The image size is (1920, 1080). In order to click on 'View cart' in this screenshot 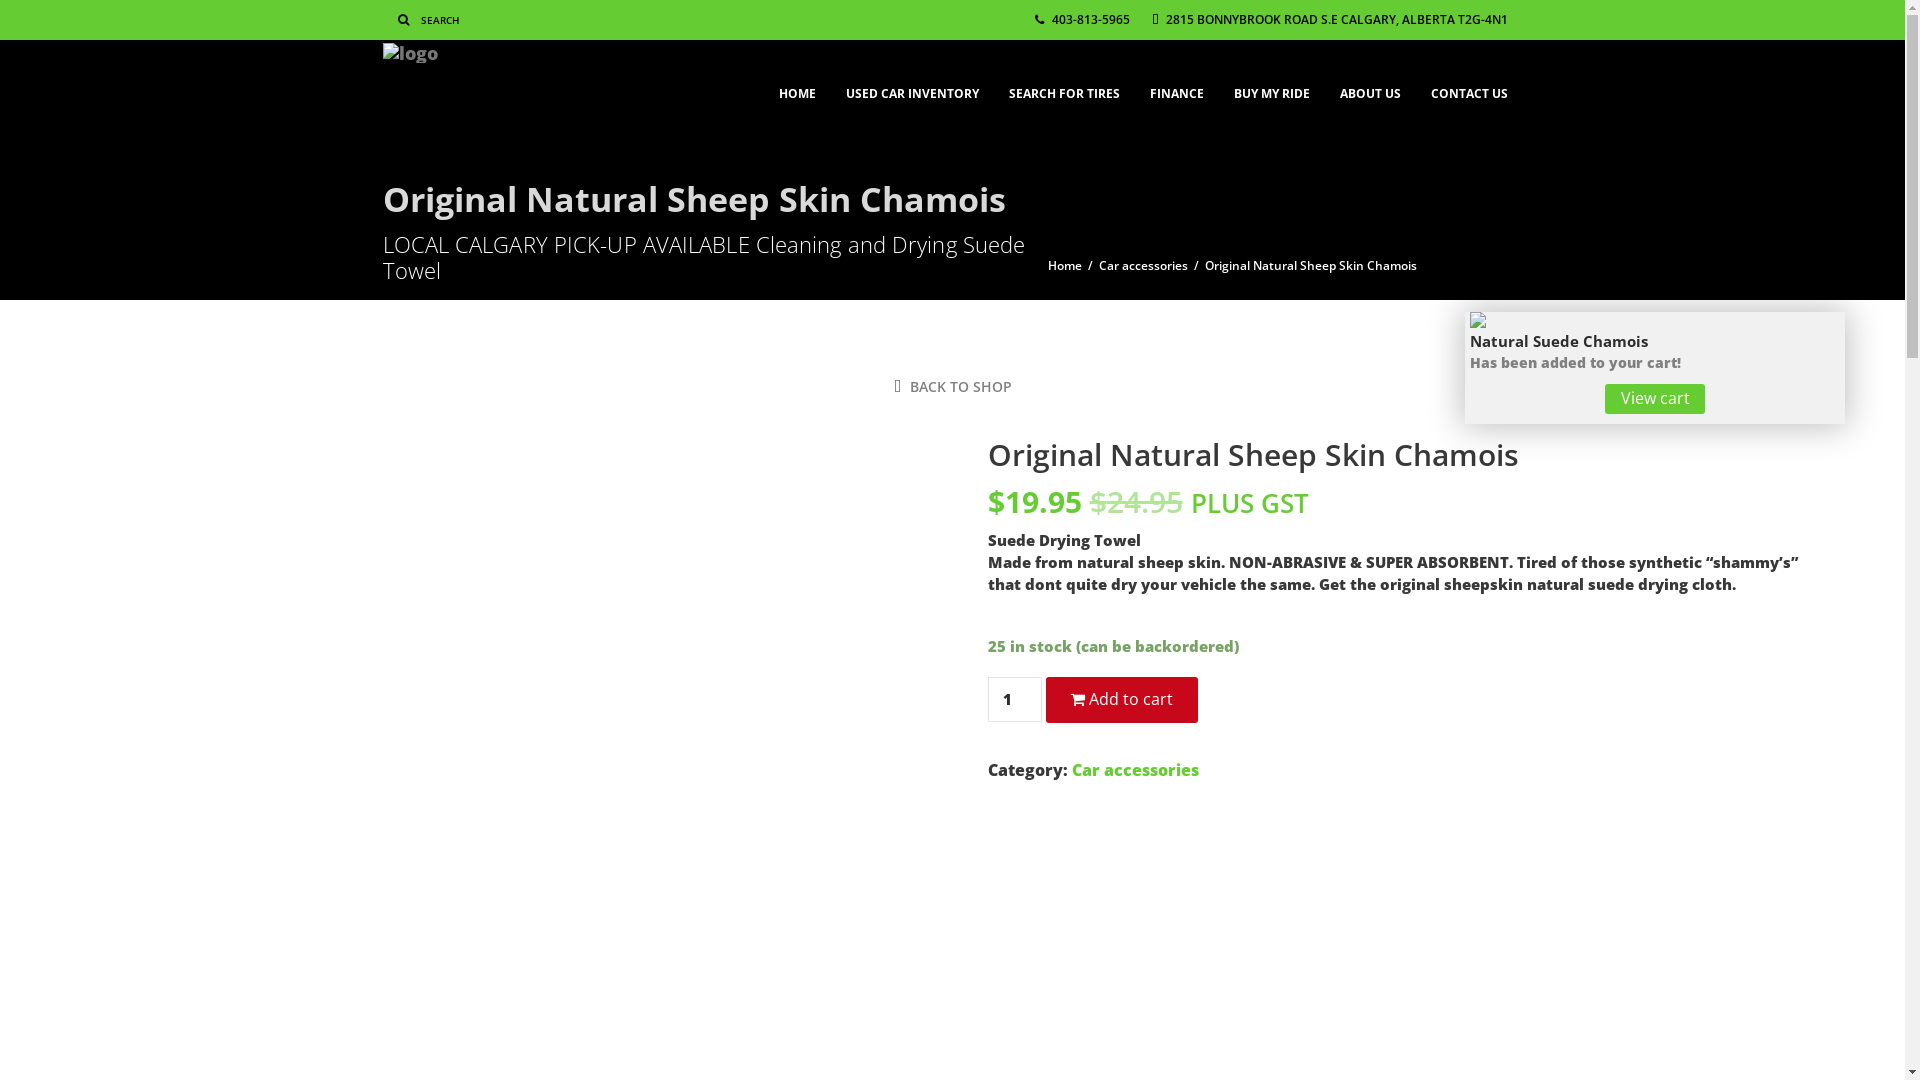, I will do `click(1655, 398)`.